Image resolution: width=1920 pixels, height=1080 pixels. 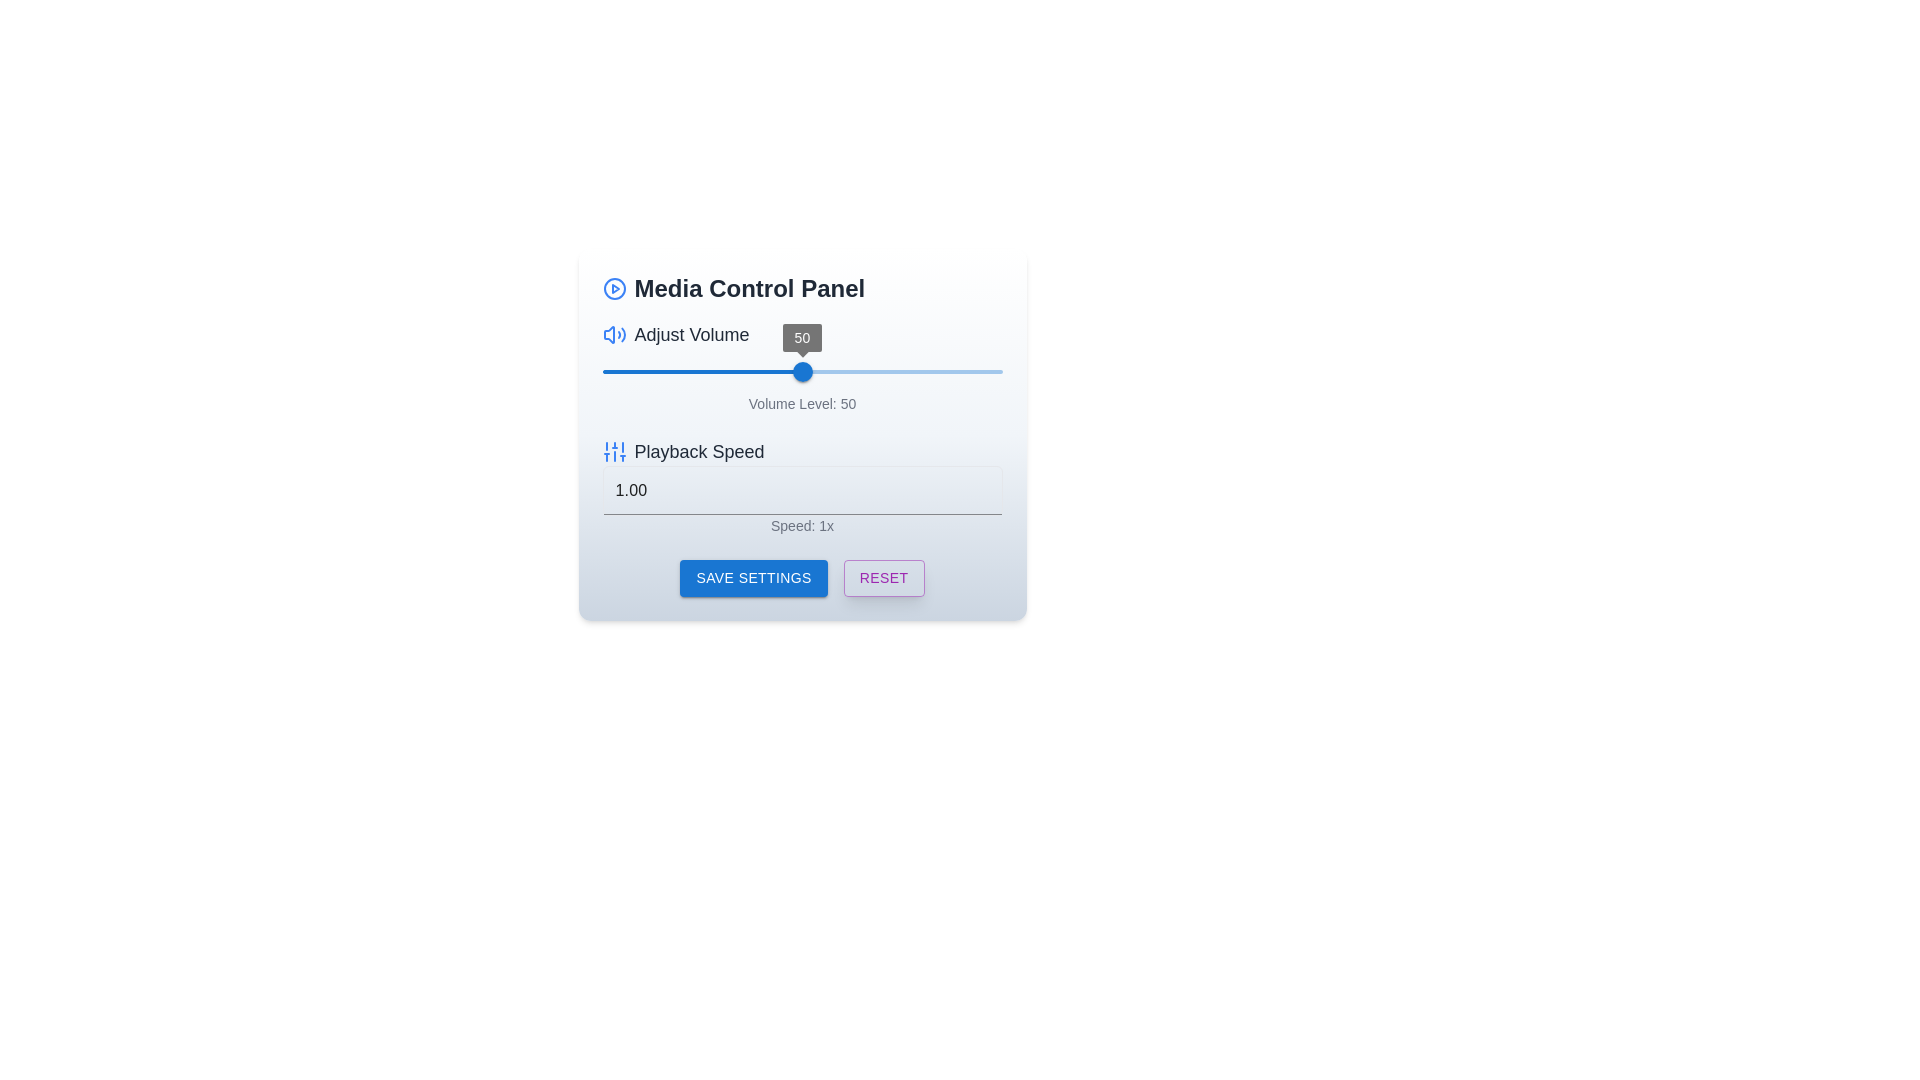 What do you see at coordinates (883, 578) in the screenshot?
I see `the 'Reset' button` at bounding box center [883, 578].